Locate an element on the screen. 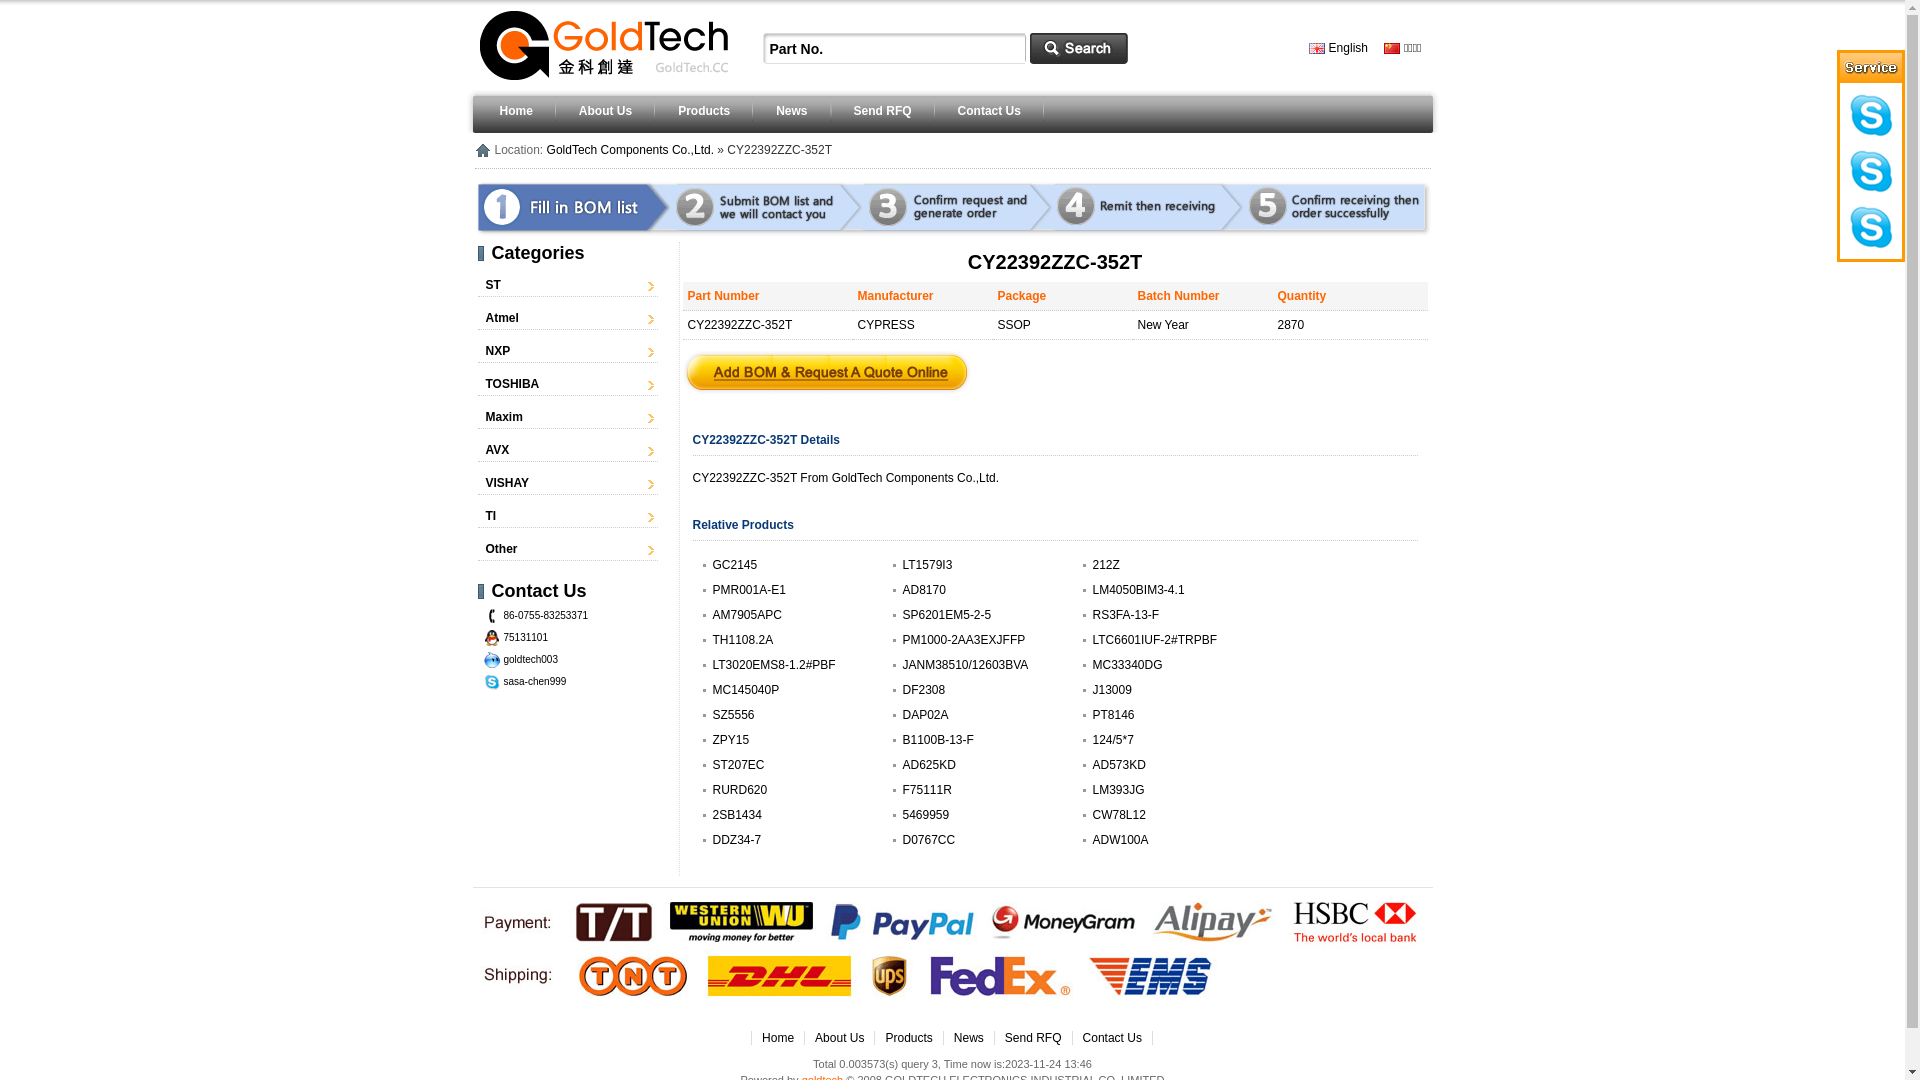  'CW78L12' is located at coordinates (1117, 814).